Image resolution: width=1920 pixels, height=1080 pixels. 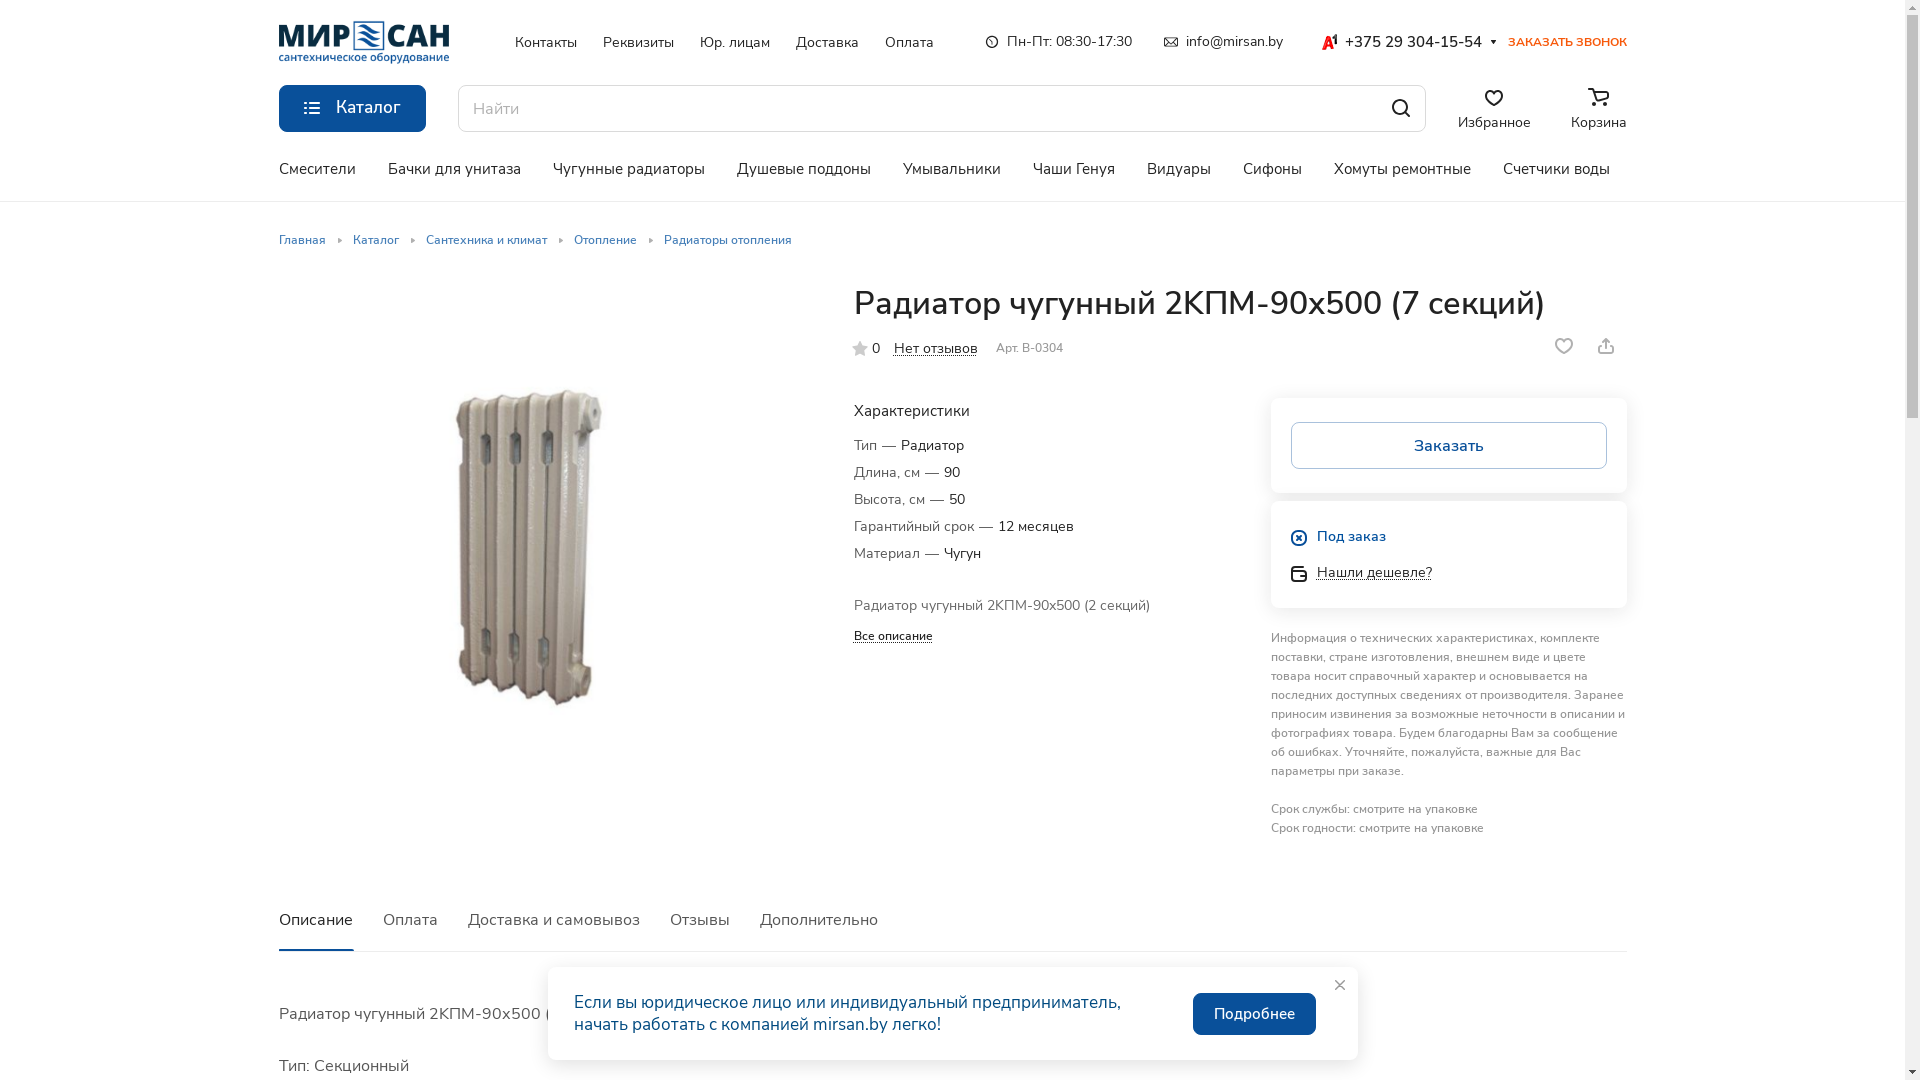 I want to click on '+375 29 304-15-54', so click(x=1399, y=42).